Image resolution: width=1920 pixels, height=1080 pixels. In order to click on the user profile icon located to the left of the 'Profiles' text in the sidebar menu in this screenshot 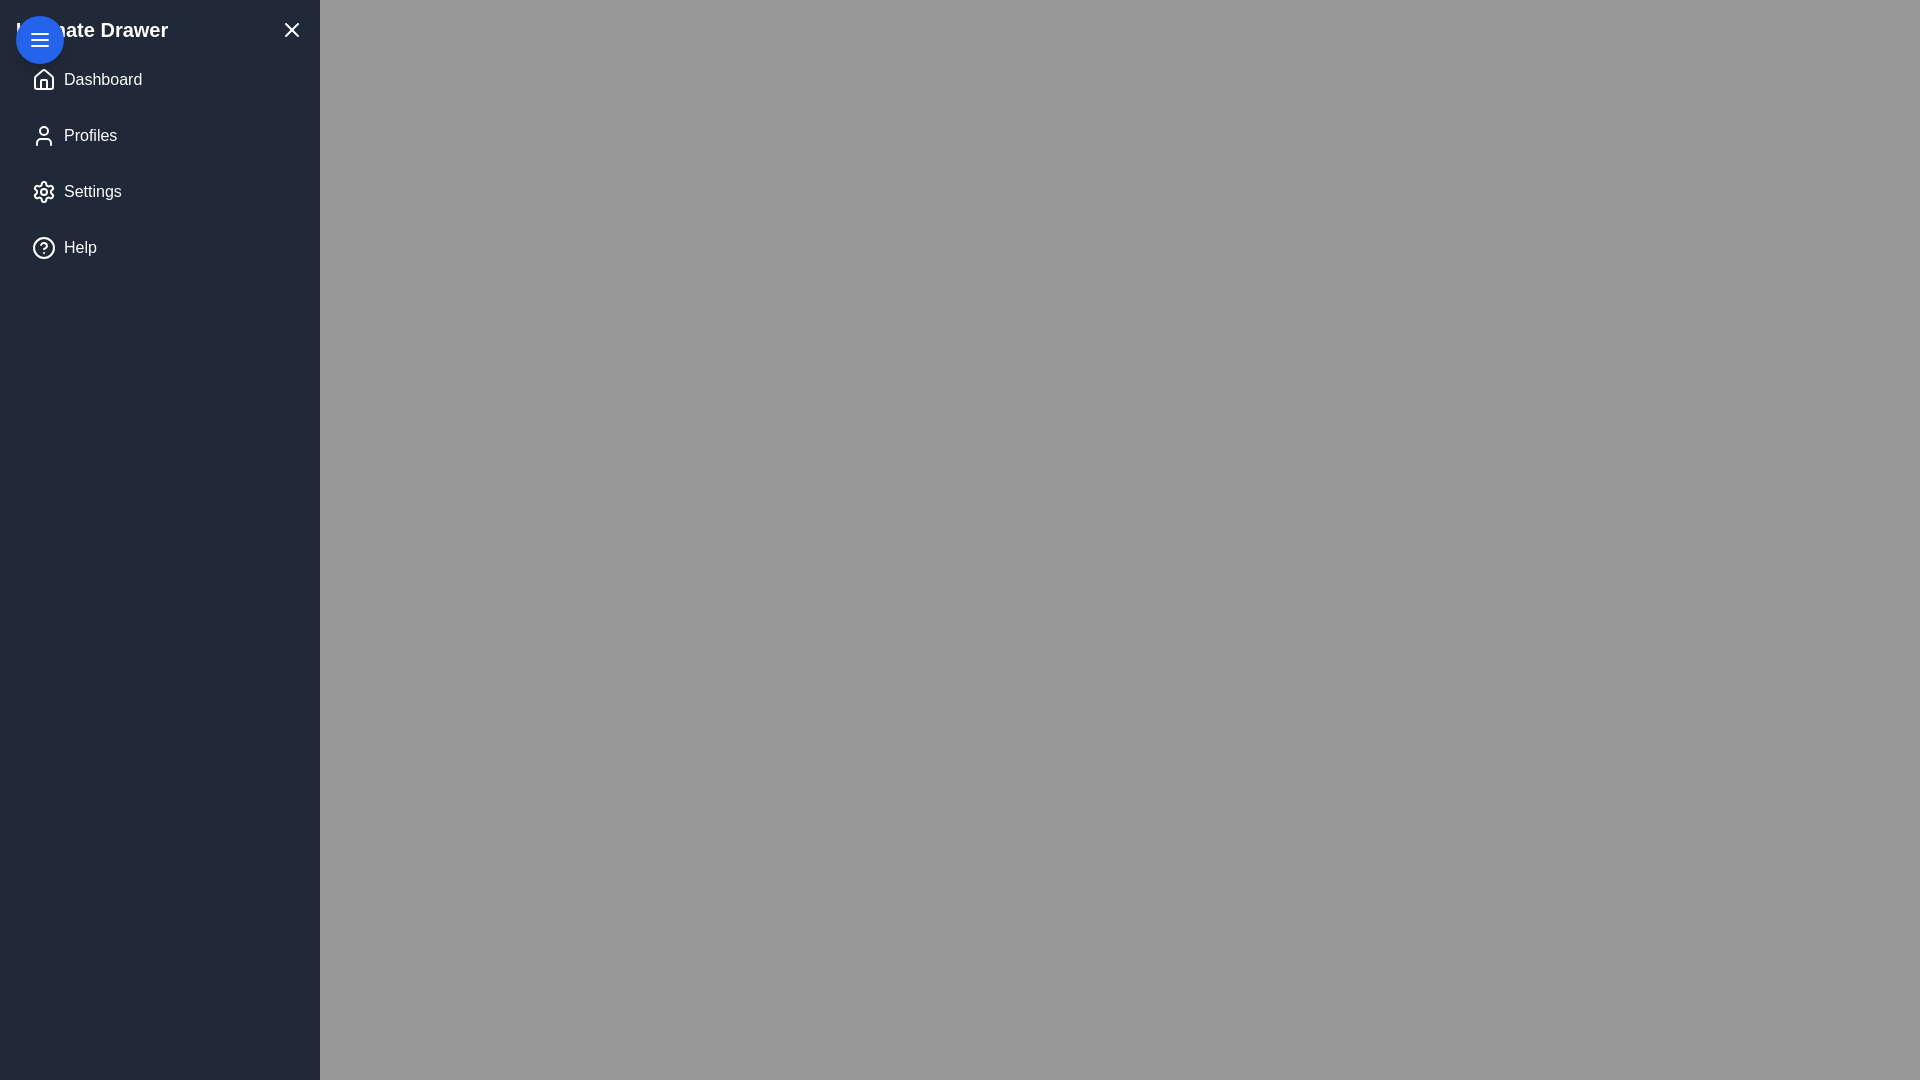, I will do `click(43, 135)`.